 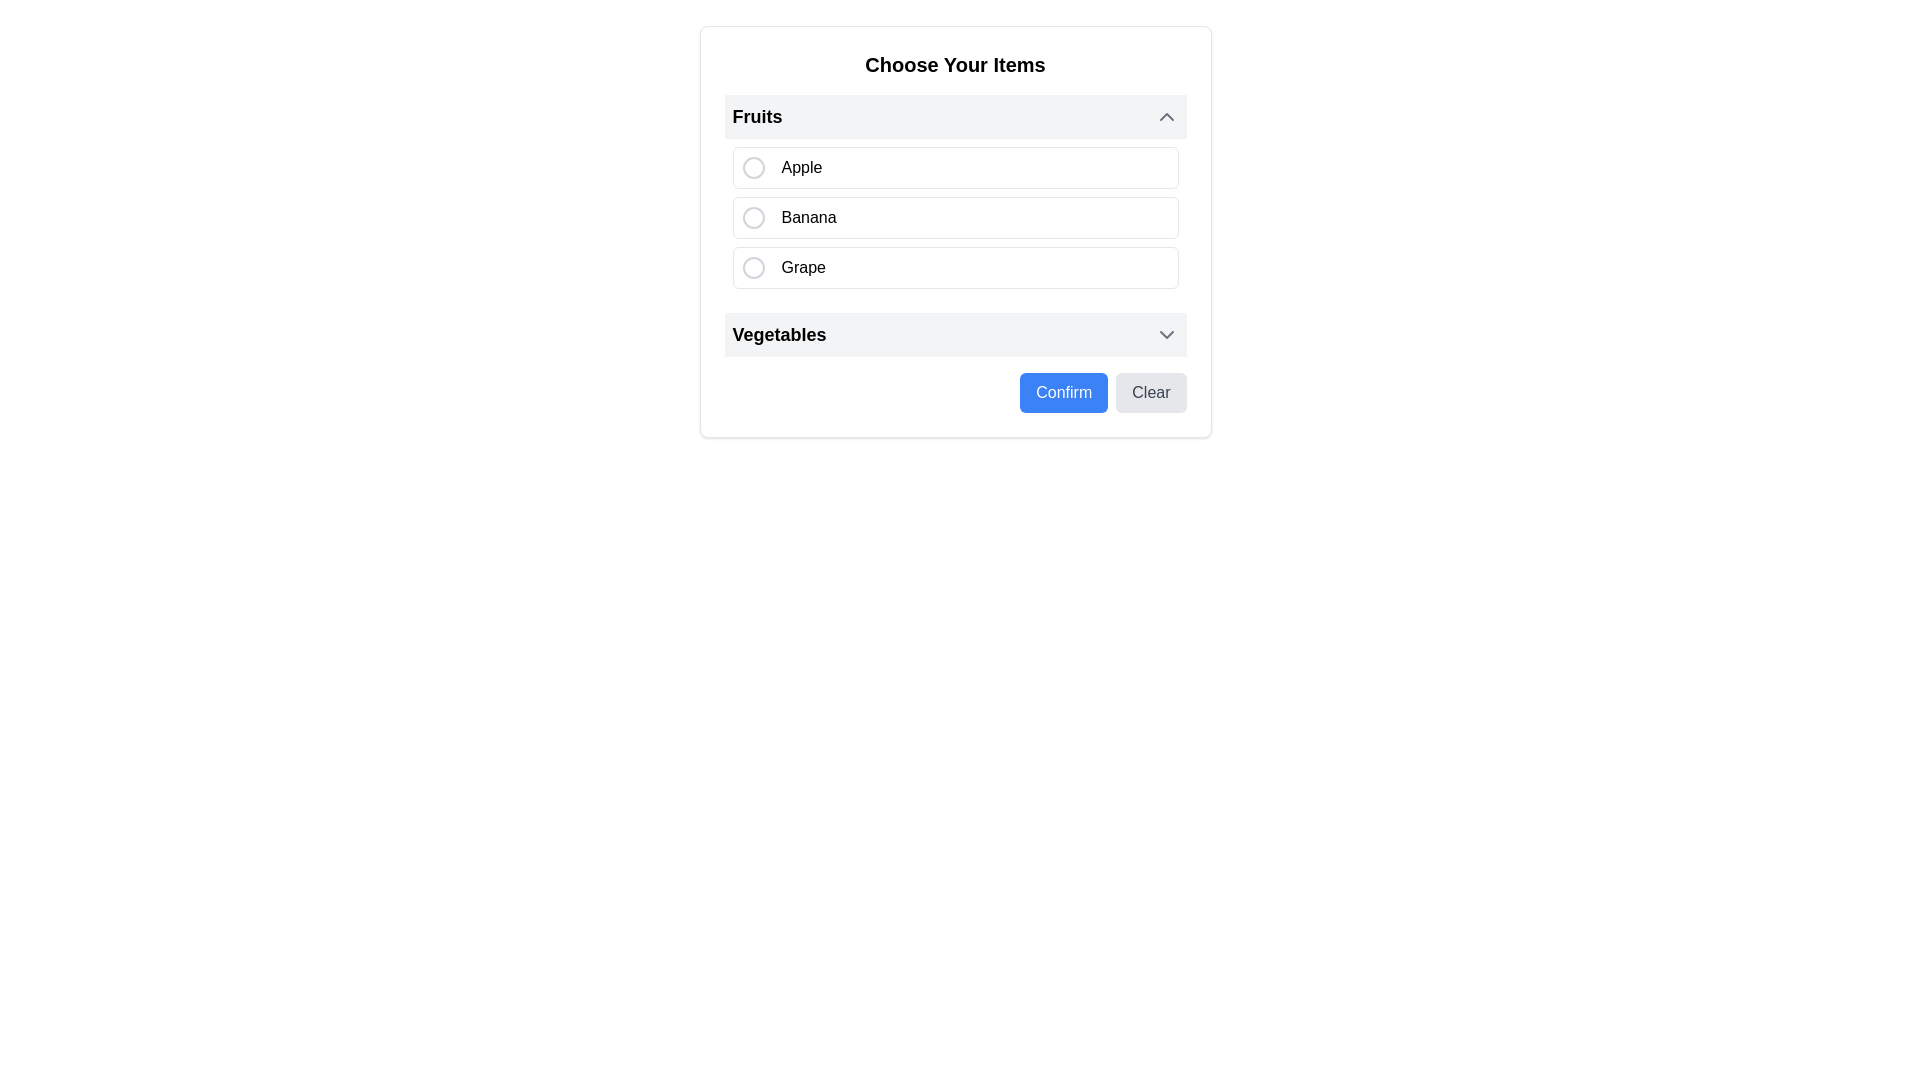 What do you see at coordinates (752, 218) in the screenshot?
I see `the circle SVG graphic that serves as a visual marker within the 'Banana' list item under the 'Fruits' section` at bounding box center [752, 218].